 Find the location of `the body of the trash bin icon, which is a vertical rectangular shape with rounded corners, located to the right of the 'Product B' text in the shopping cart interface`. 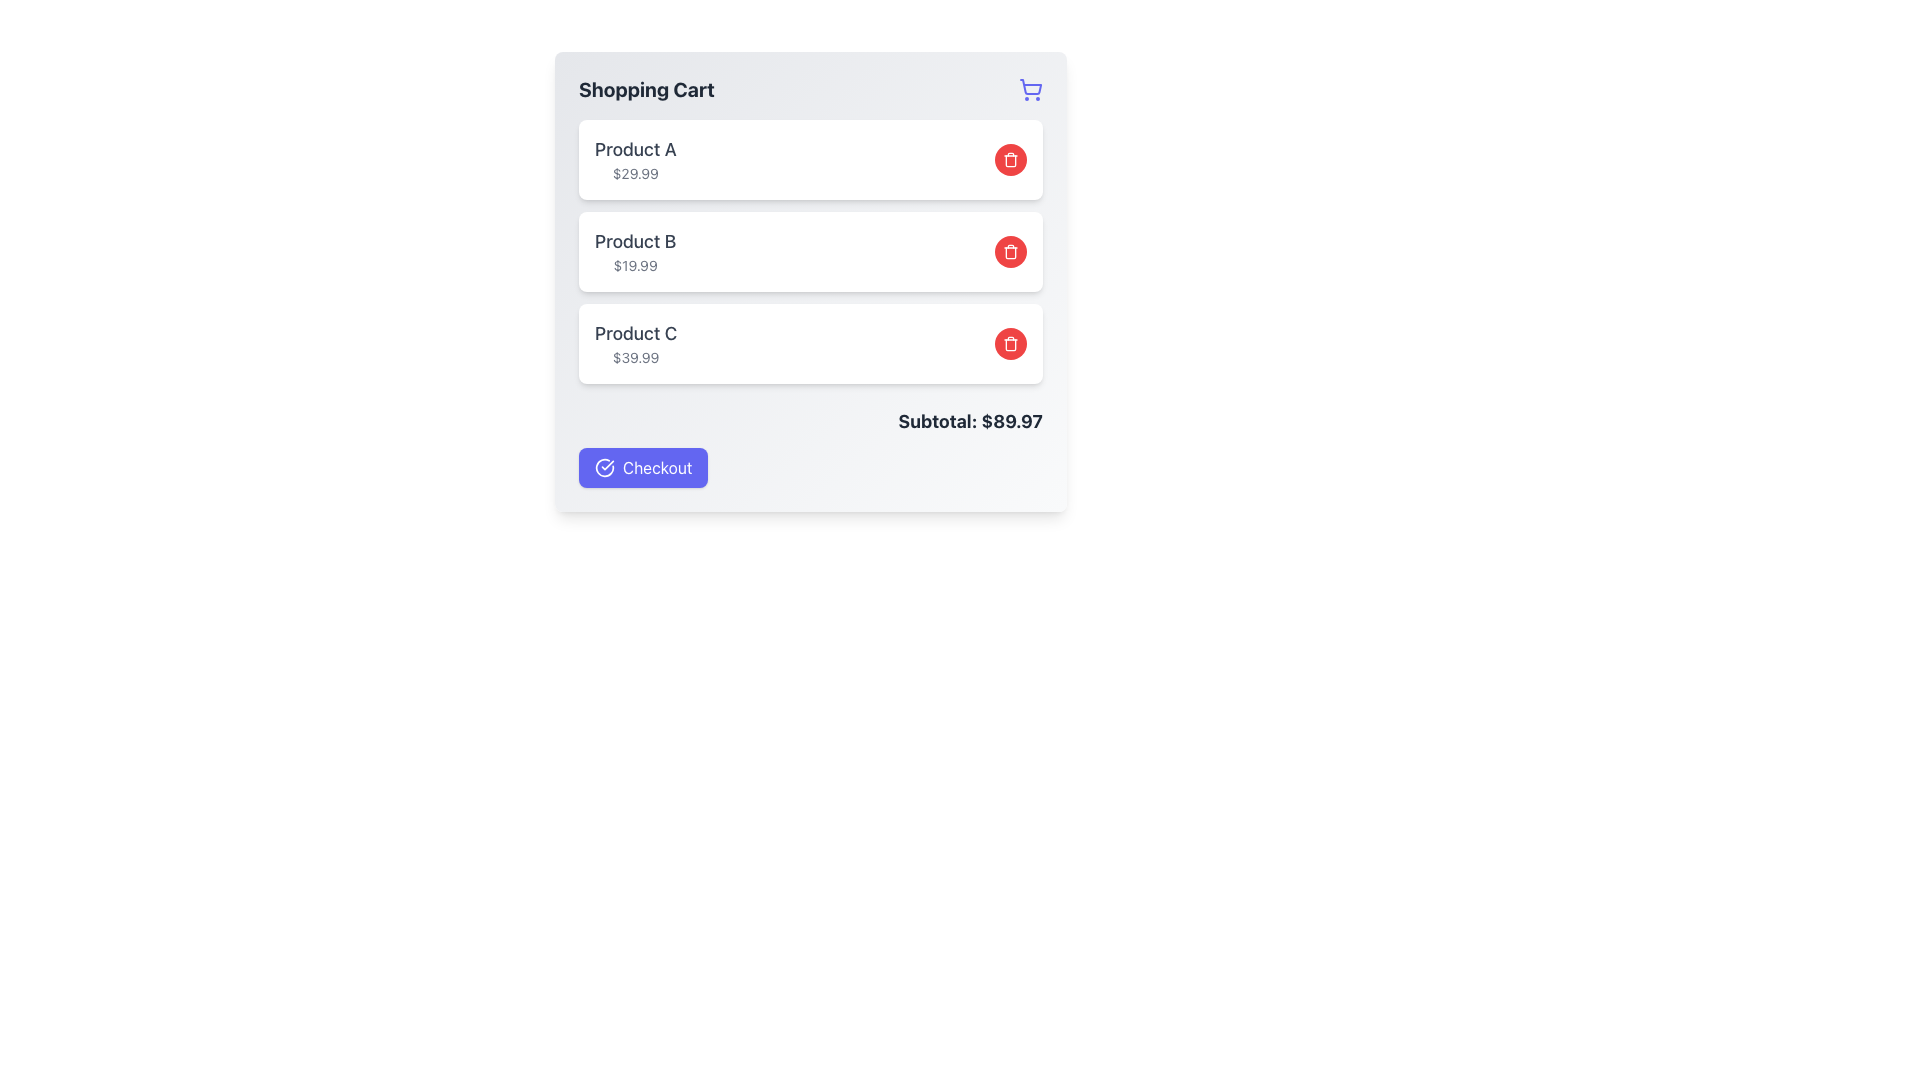

the body of the trash bin icon, which is a vertical rectangular shape with rounded corners, located to the right of the 'Product B' text in the shopping cart interface is located at coordinates (1011, 343).